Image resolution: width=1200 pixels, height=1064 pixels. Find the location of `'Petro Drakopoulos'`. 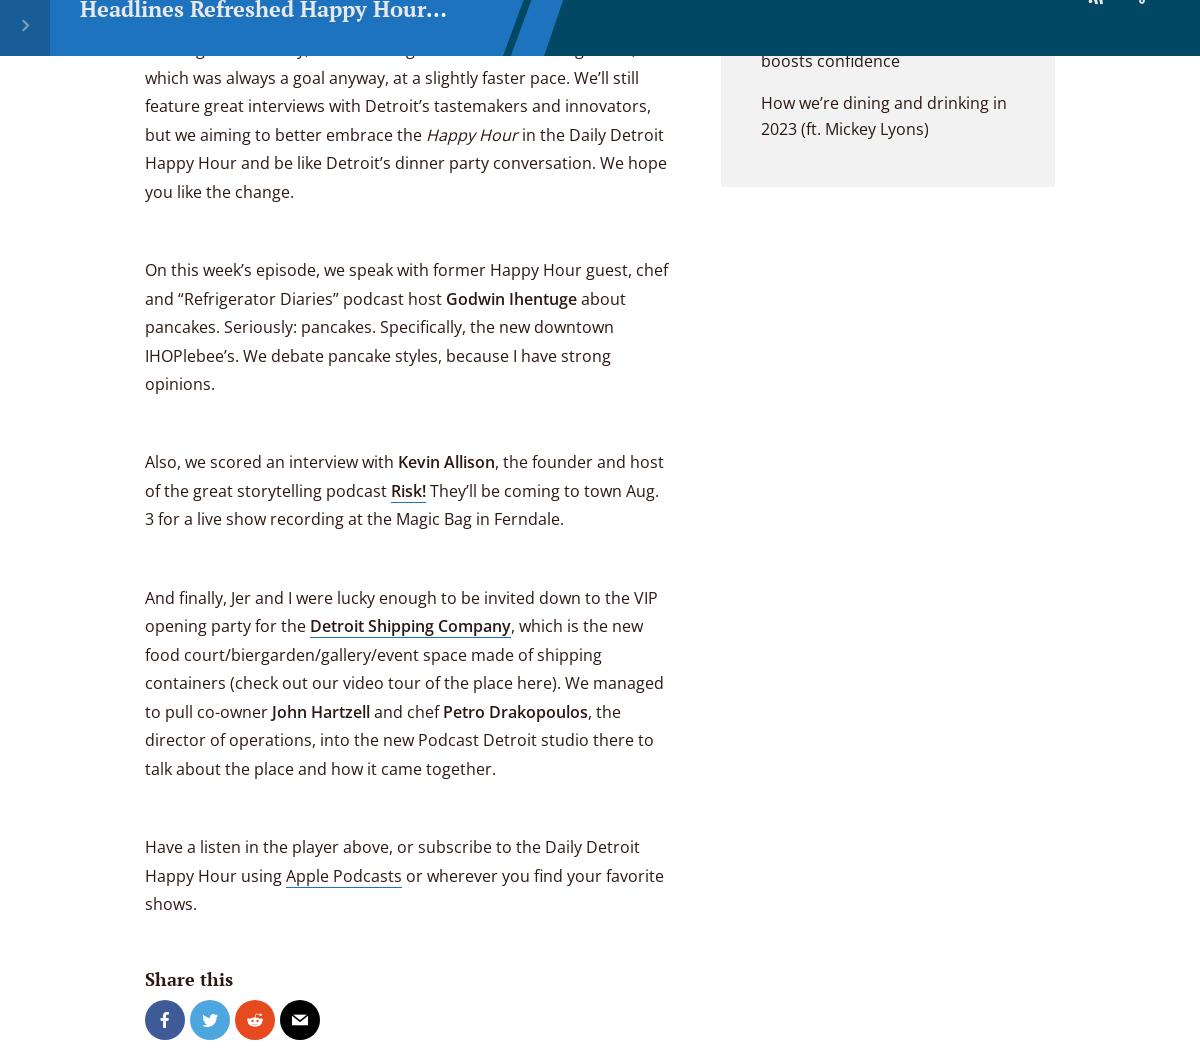

'Petro Drakopoulos' is located at coordinates (514, 710).